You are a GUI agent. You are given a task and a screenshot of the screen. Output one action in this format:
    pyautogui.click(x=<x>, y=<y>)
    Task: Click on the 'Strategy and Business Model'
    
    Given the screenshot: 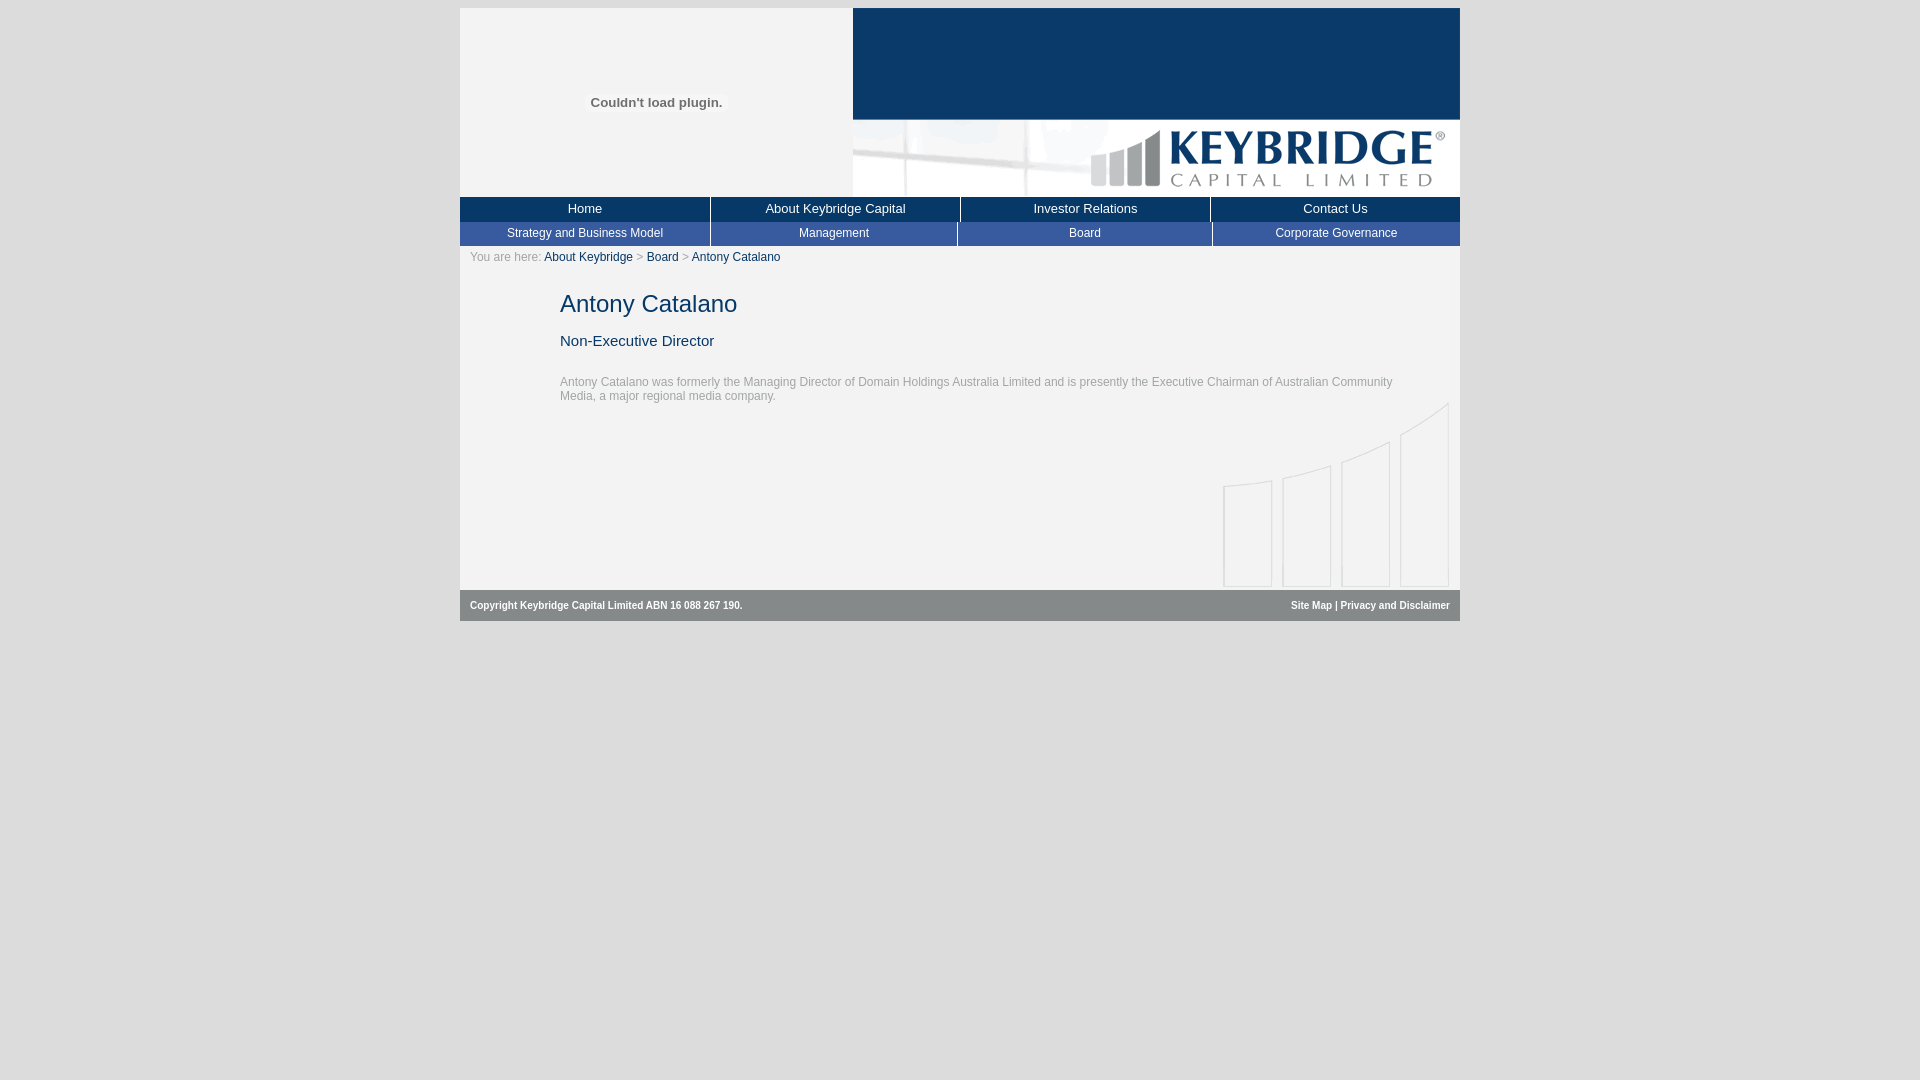 What is the action you would take?
    pyautogui.click(x=584, y=231)
    